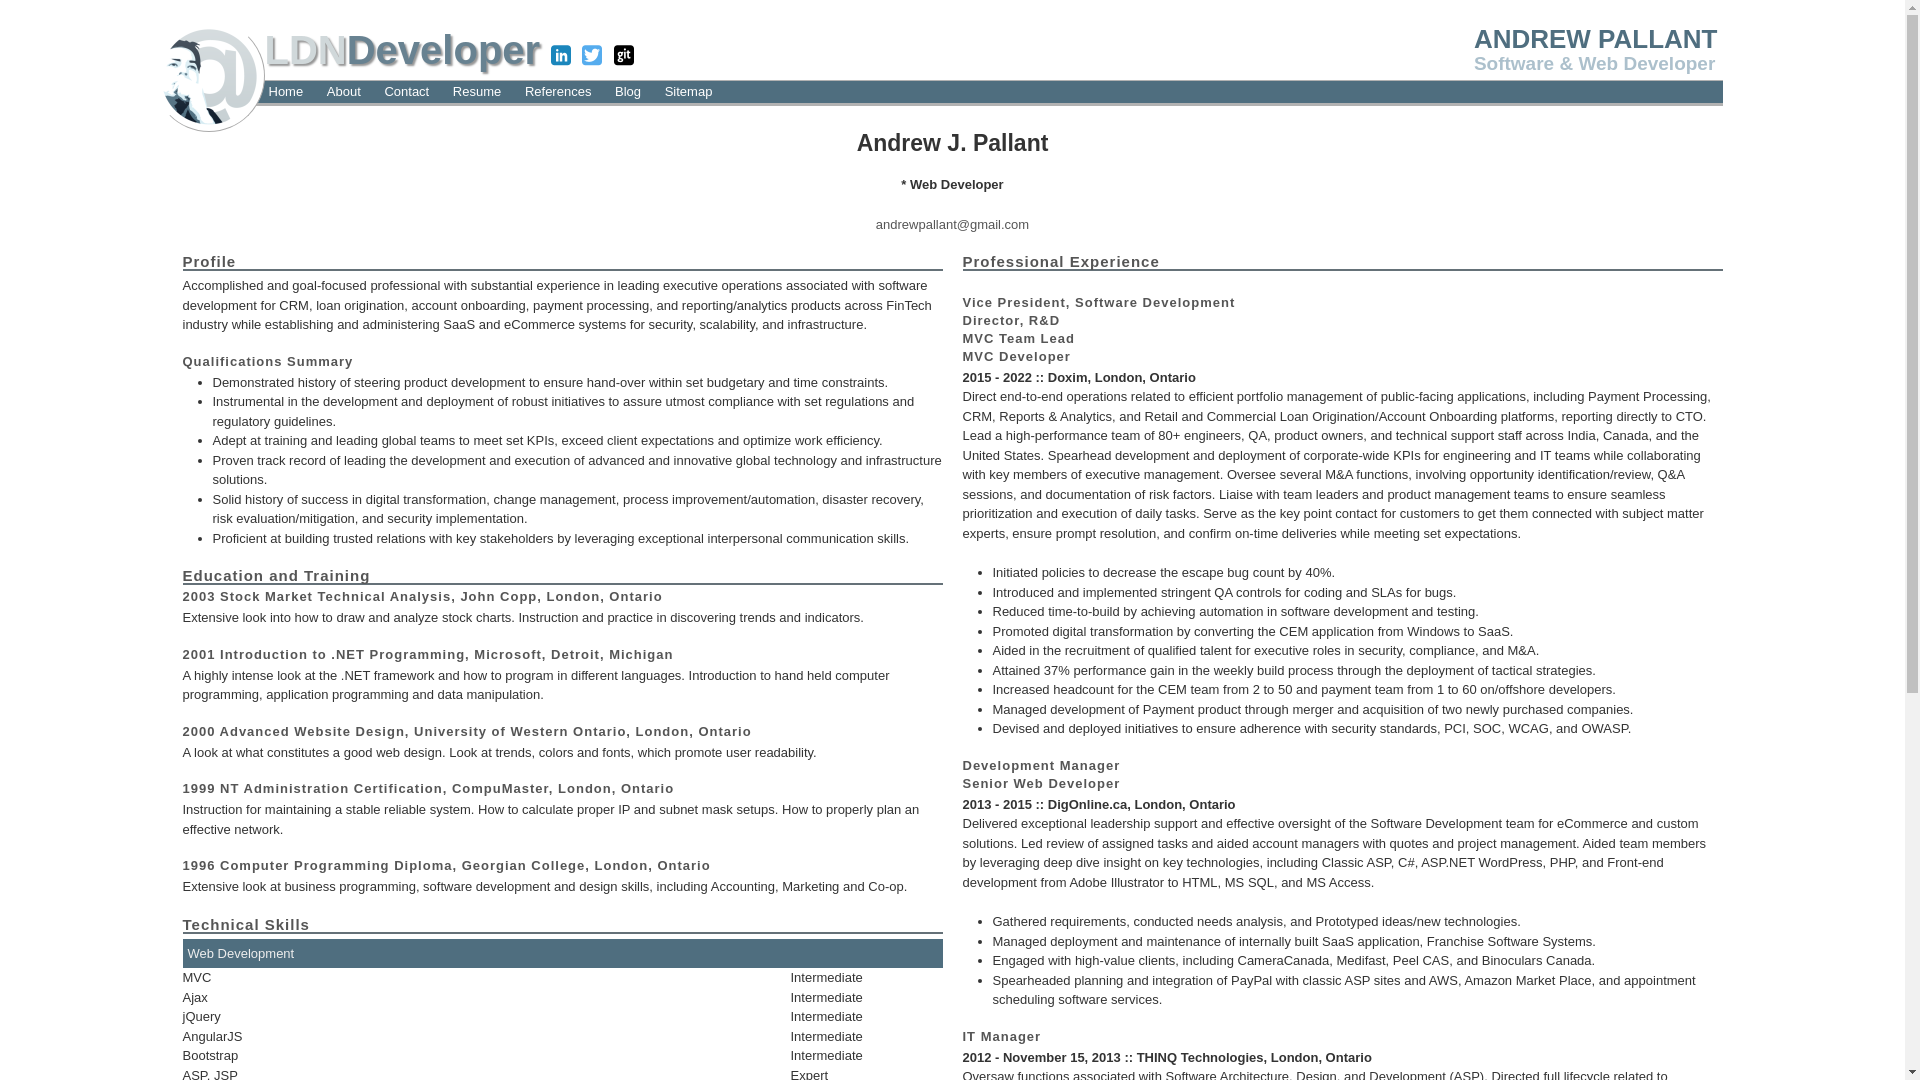  What do you see at coordinates (344, 91) in the screenshot?
I see `'About'` at bounding box center [344, 91].